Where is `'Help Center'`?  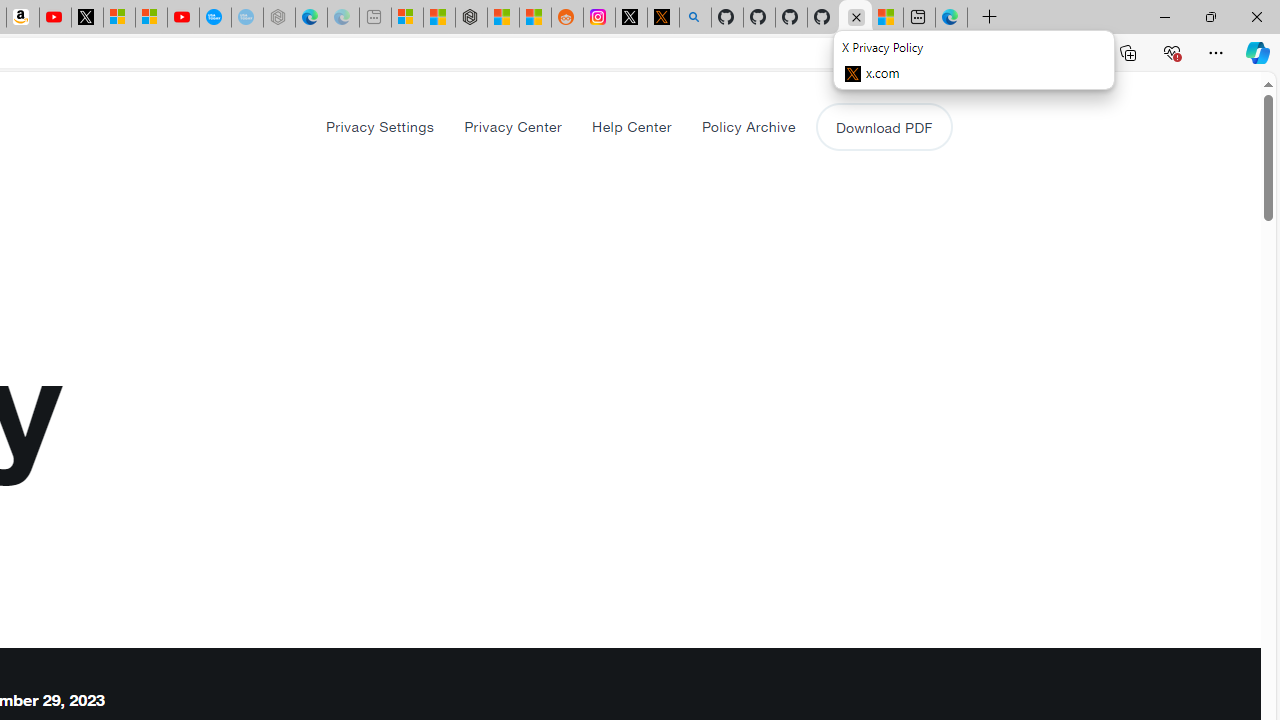
'Help Center' is located at coordinates (630, 126).